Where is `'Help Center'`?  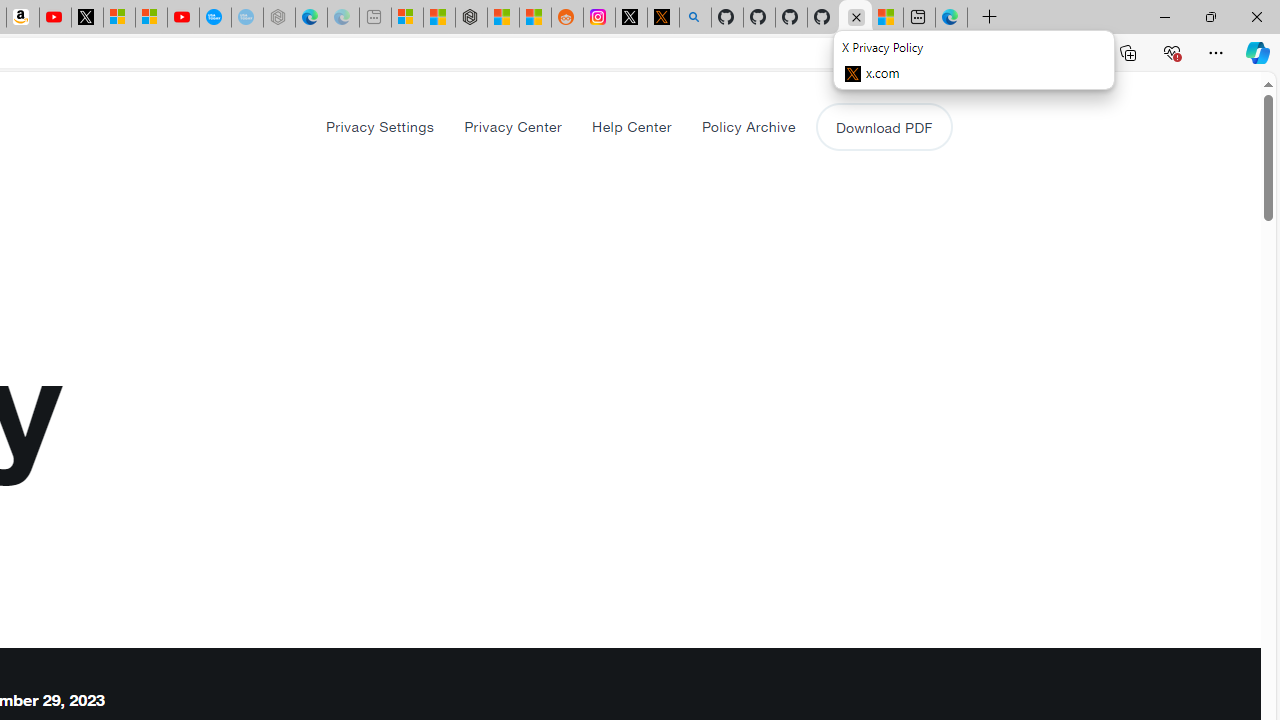
'Help Center' is located at coordinates (630, 126).